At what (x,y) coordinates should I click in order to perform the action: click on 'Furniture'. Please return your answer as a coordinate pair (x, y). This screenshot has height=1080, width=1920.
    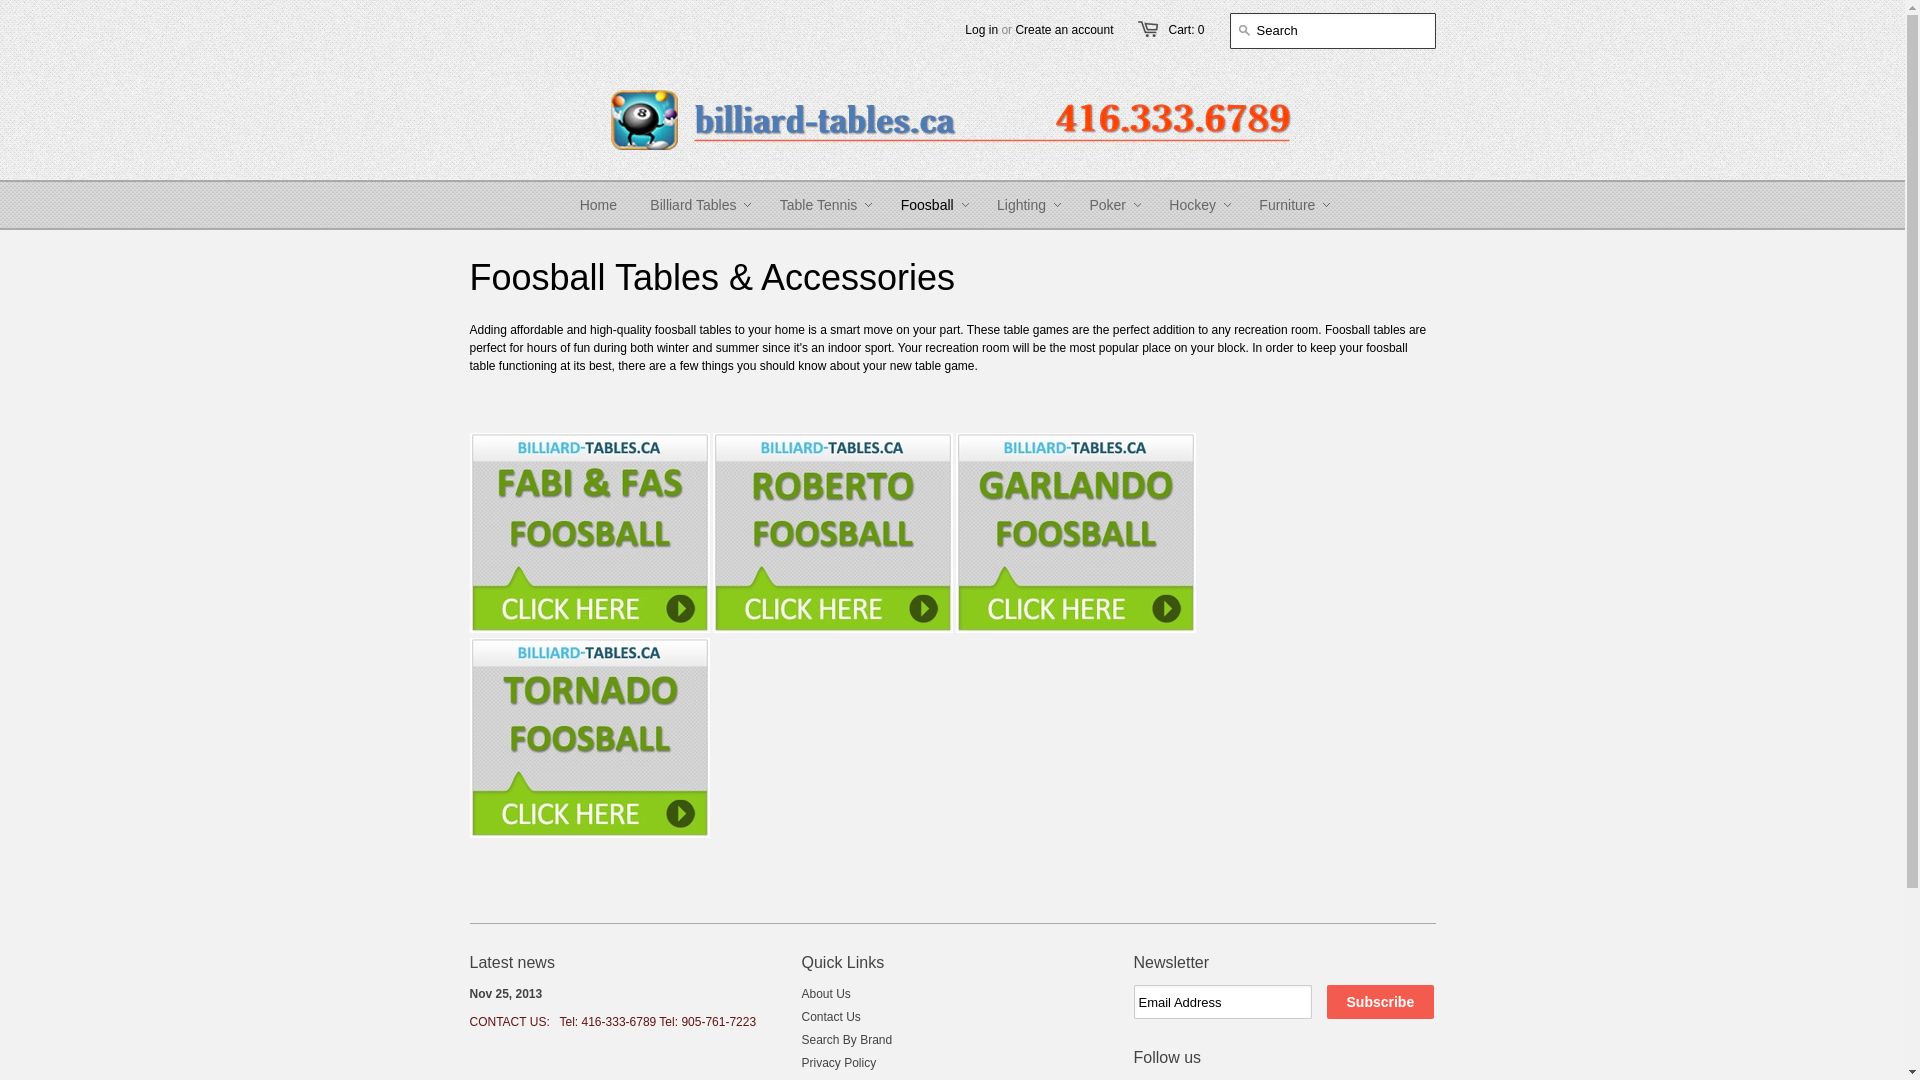
    Looking at the image, I should click on (1286, 204).